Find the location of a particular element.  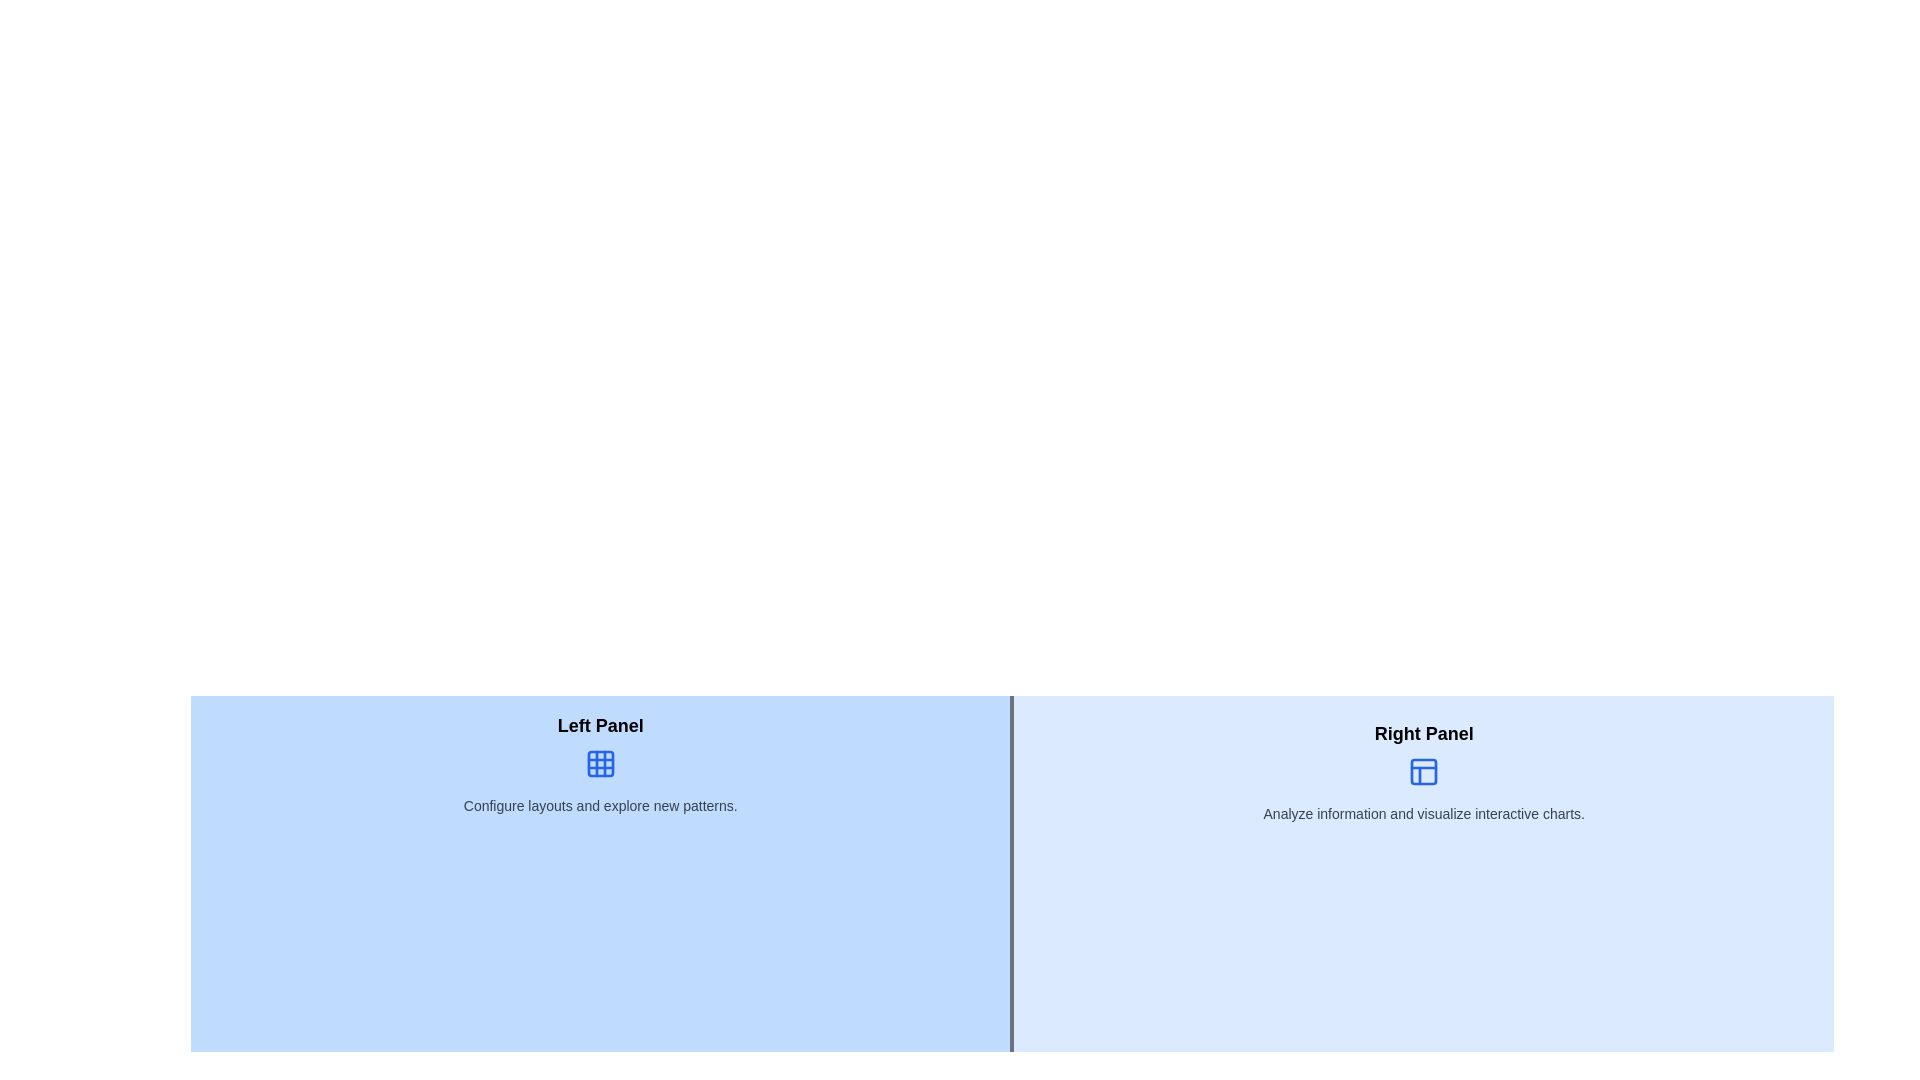

text label that identifies the right panel of the interface, positioned at the top center of the right panel is located at coordinates (1423, 733).